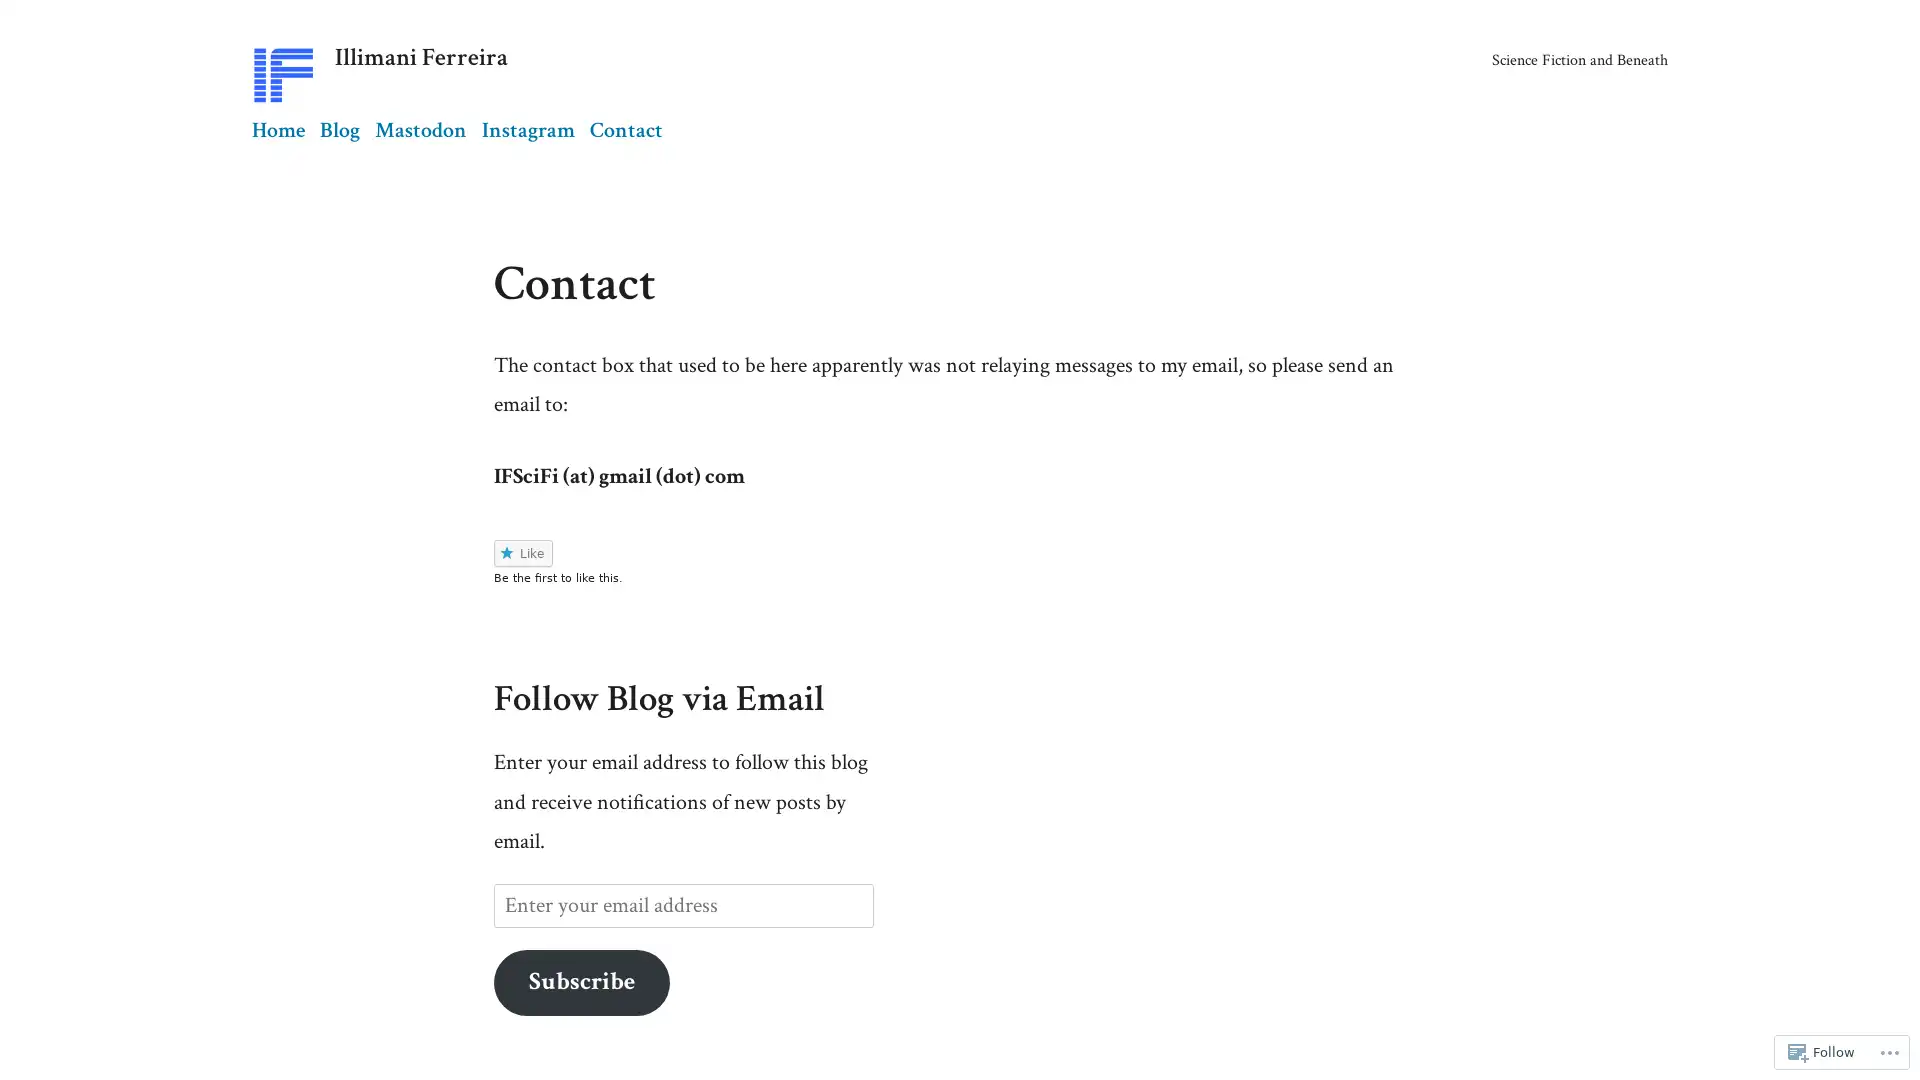 The width and height of the screenshot is (1920, 1080). What do you see at coordinates (580, 981) in the screenshot?
I see `Subscribe` at bounding box center [580, 981].